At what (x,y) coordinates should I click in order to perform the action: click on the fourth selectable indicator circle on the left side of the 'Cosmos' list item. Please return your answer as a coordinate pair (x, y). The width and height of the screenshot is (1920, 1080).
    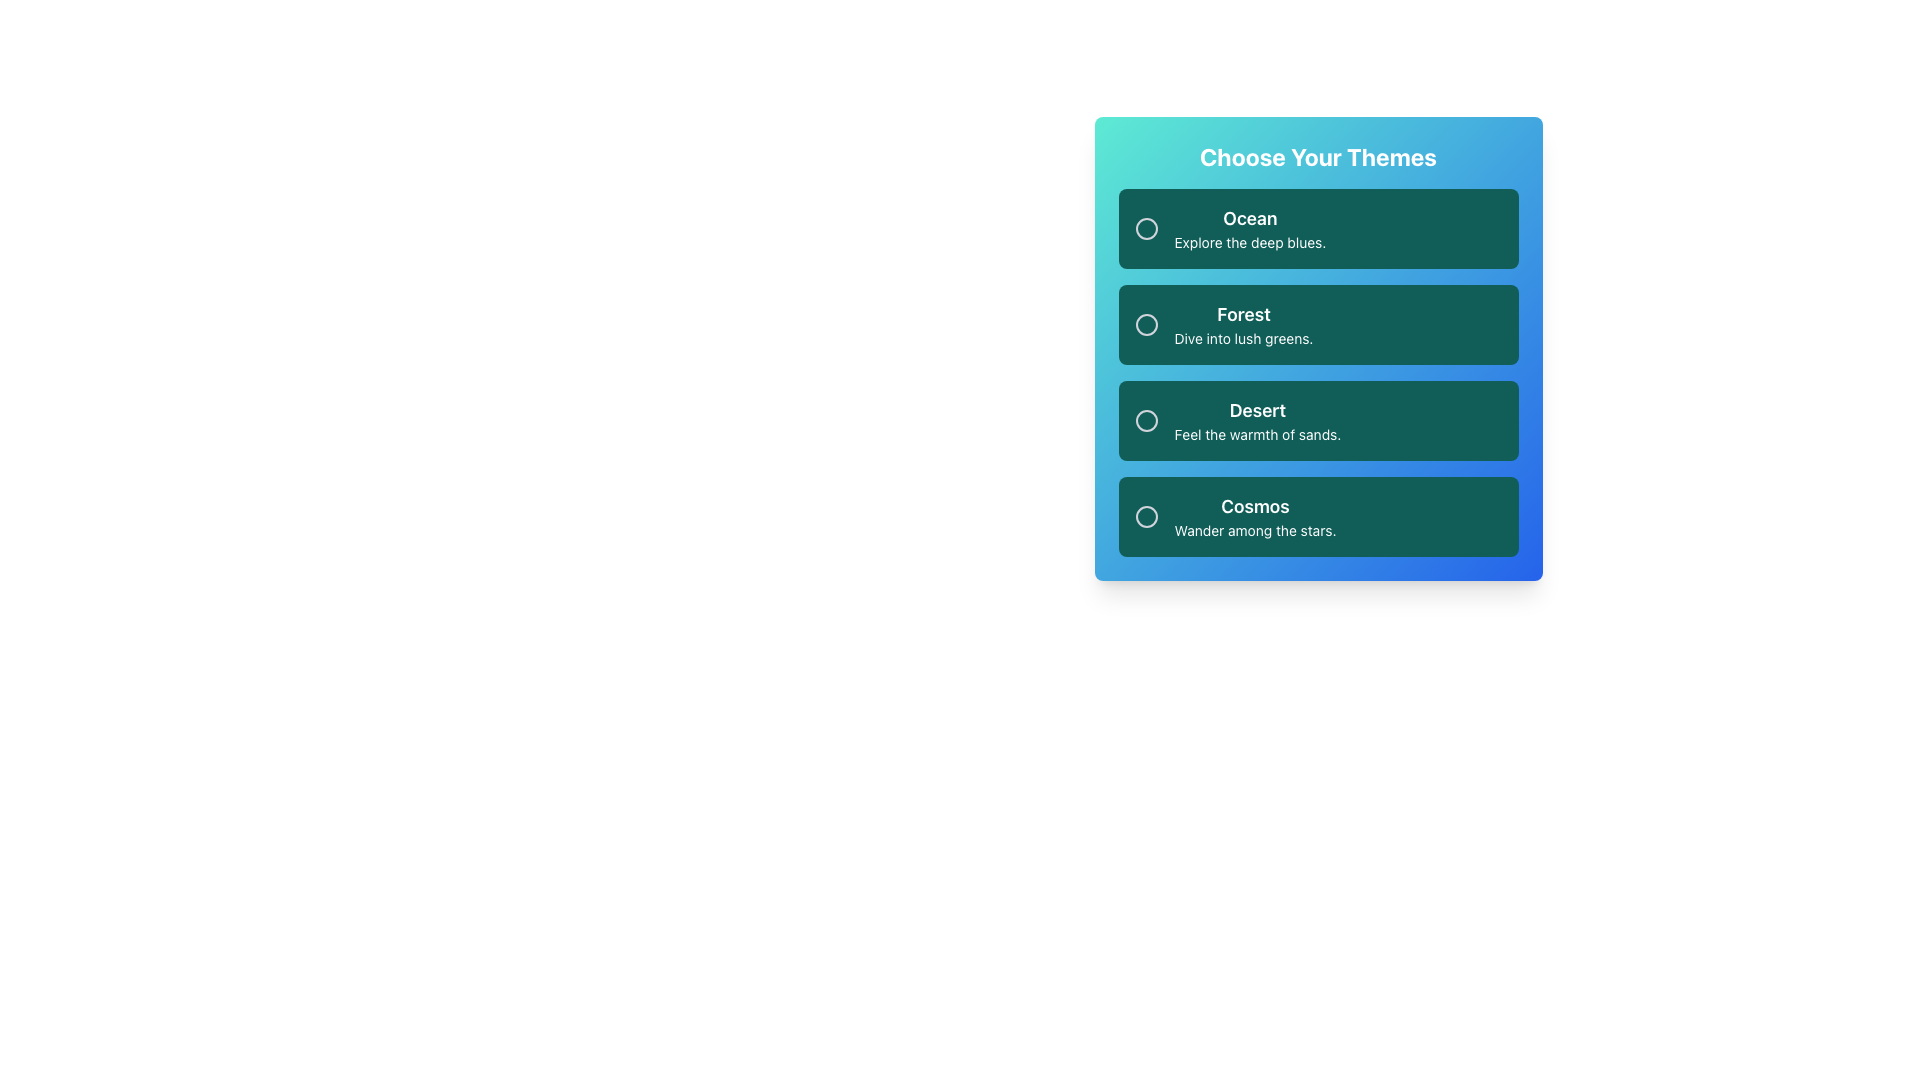
    Looking at the image, I should click on (1146, 515).